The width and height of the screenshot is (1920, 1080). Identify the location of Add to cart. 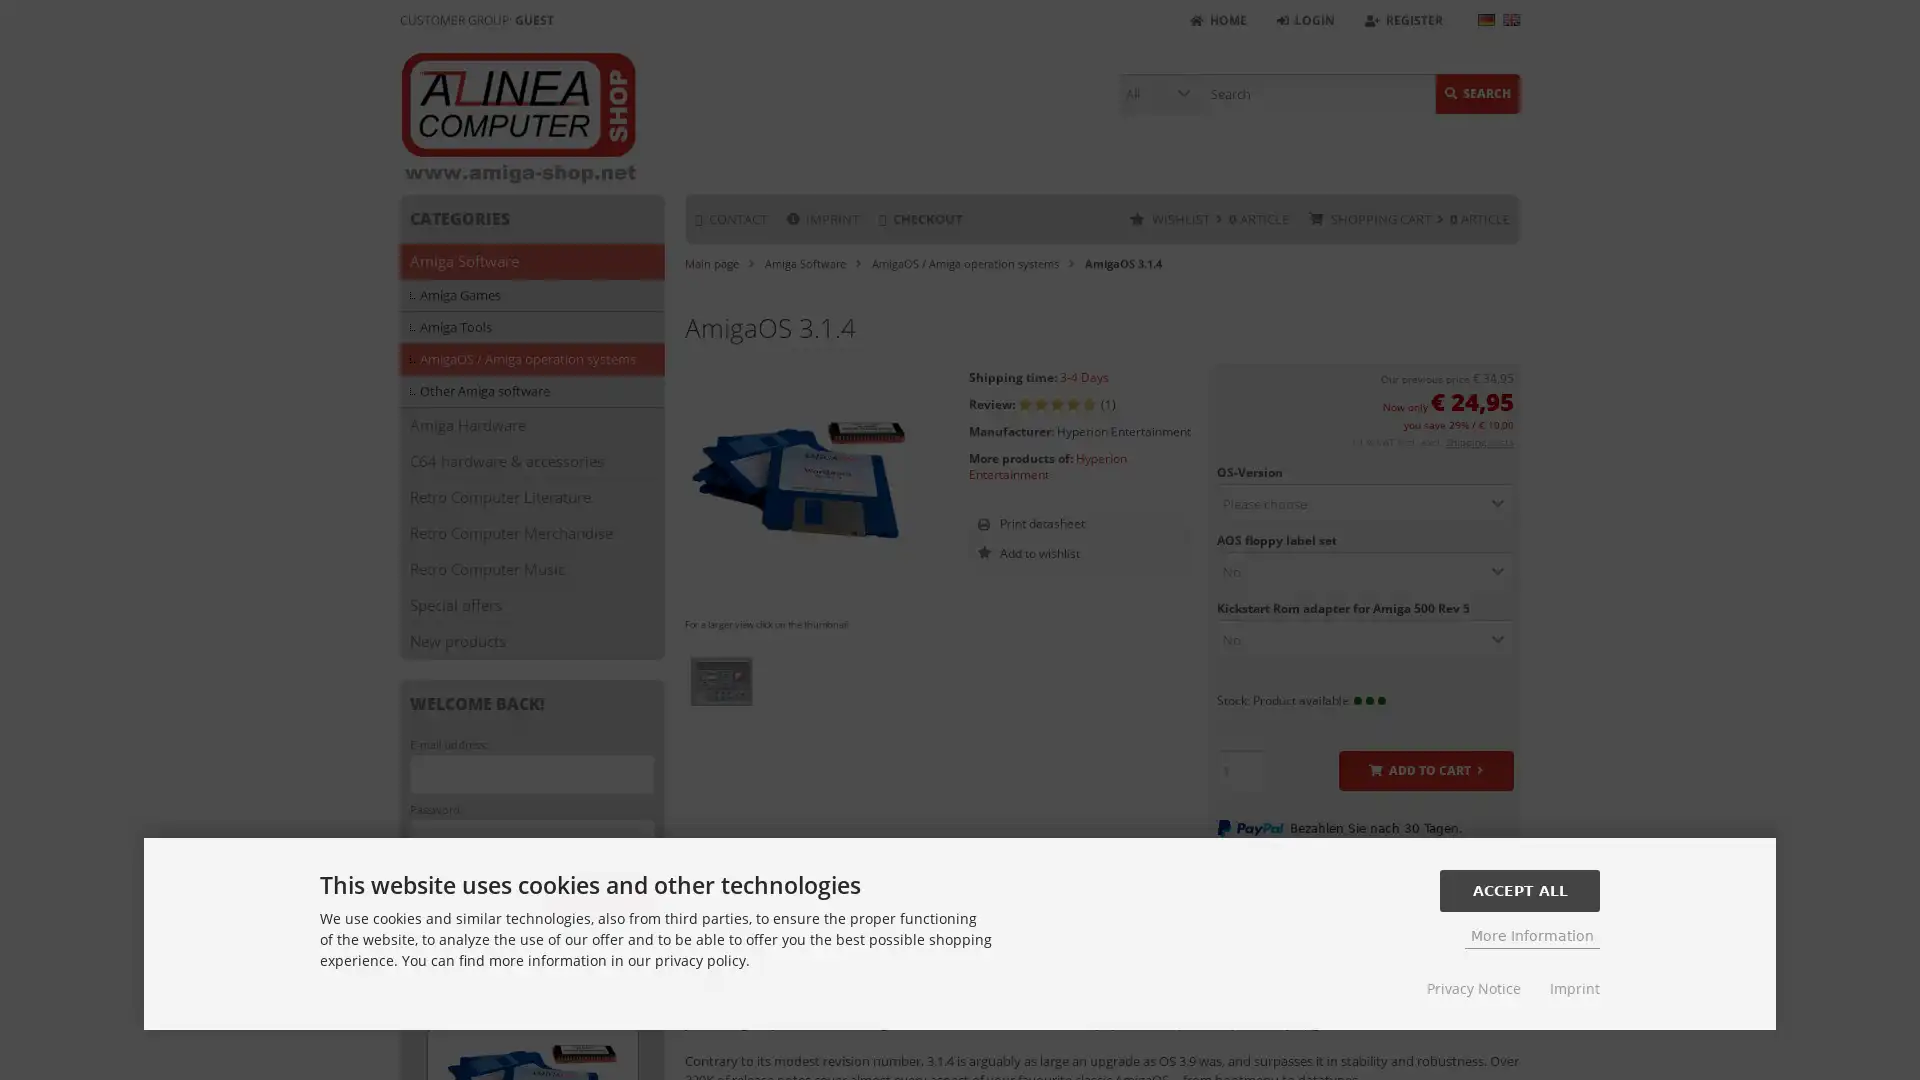
(1424, 770).